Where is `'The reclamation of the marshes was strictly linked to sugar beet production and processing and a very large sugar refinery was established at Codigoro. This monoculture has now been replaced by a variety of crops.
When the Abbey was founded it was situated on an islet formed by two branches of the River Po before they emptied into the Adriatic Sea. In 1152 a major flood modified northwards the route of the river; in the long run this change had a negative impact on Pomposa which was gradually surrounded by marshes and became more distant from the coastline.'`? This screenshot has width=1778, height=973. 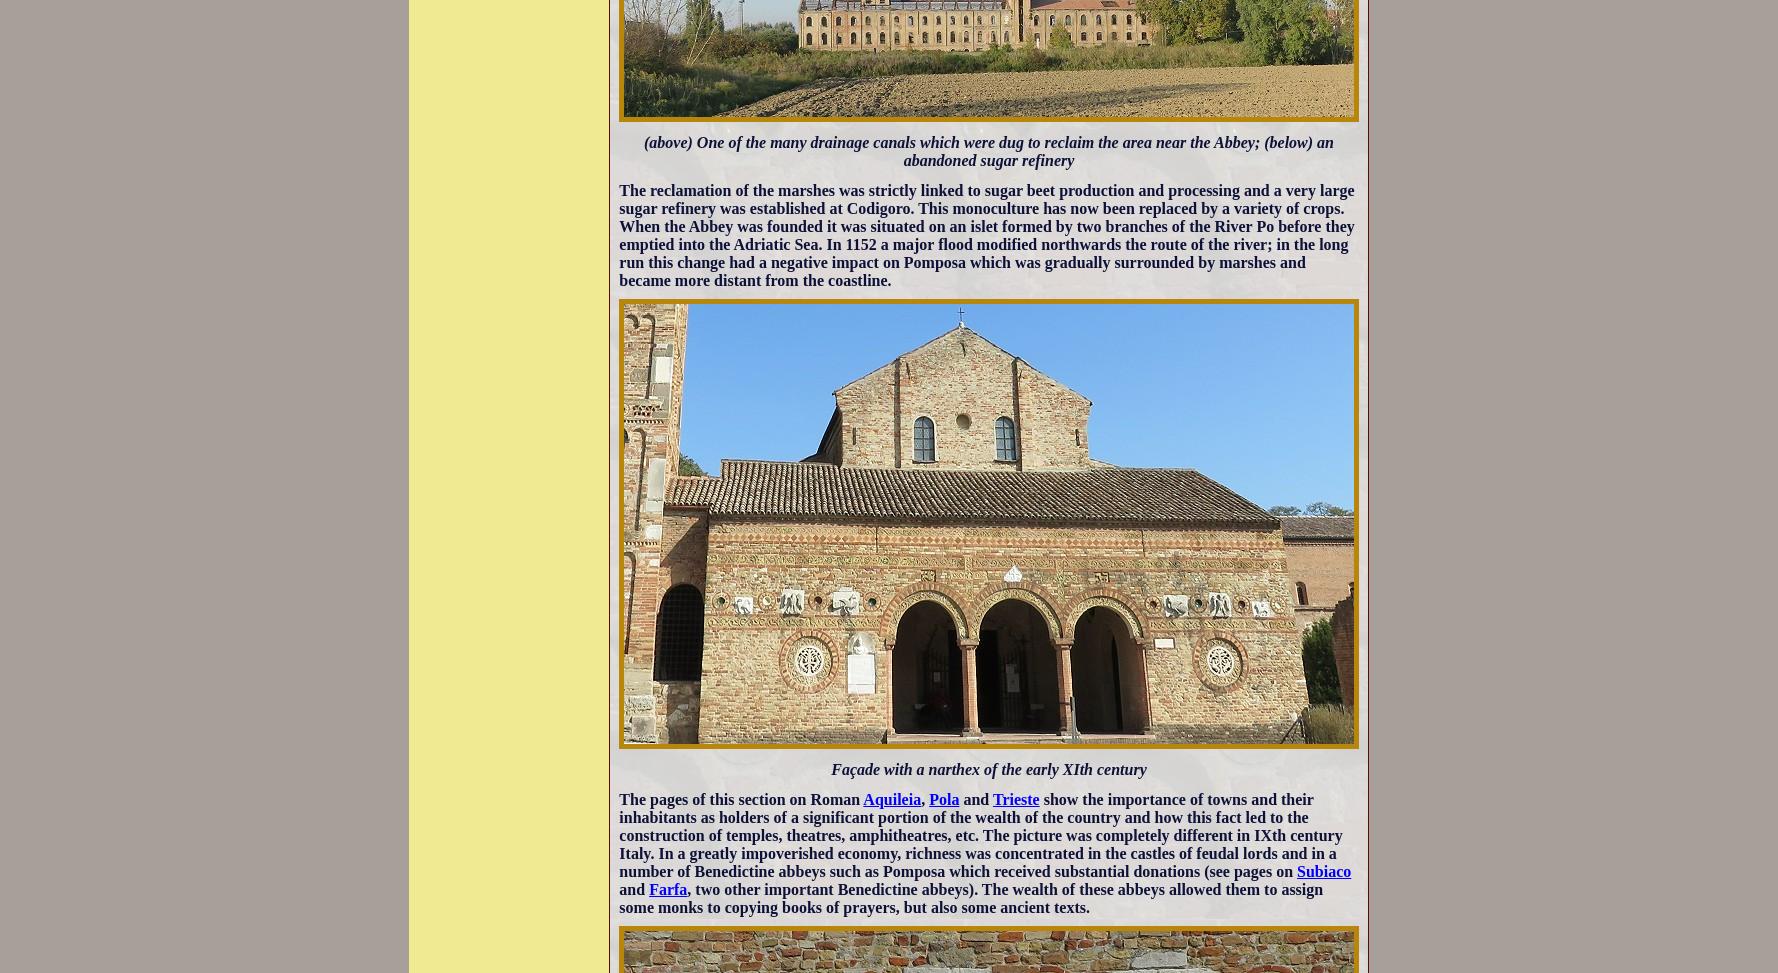
'The reclamation of the marshes was strictly linked to sugar beet production and processing and a very large sugar refinery was established at Codigoro. This monoculture has now been replaced by a variety of crops.
When the Abbey was founded it was situated on an islet formed by two branches of the River Po before they emptied into the Adriatic Sea. In 1152 a major flood modified northwards the route of the river; in the long run this change had a negative impact on Pomposa which was gradually surrounded by marshes and became more distant from the coastline.' is located at coordinates (985, 233).